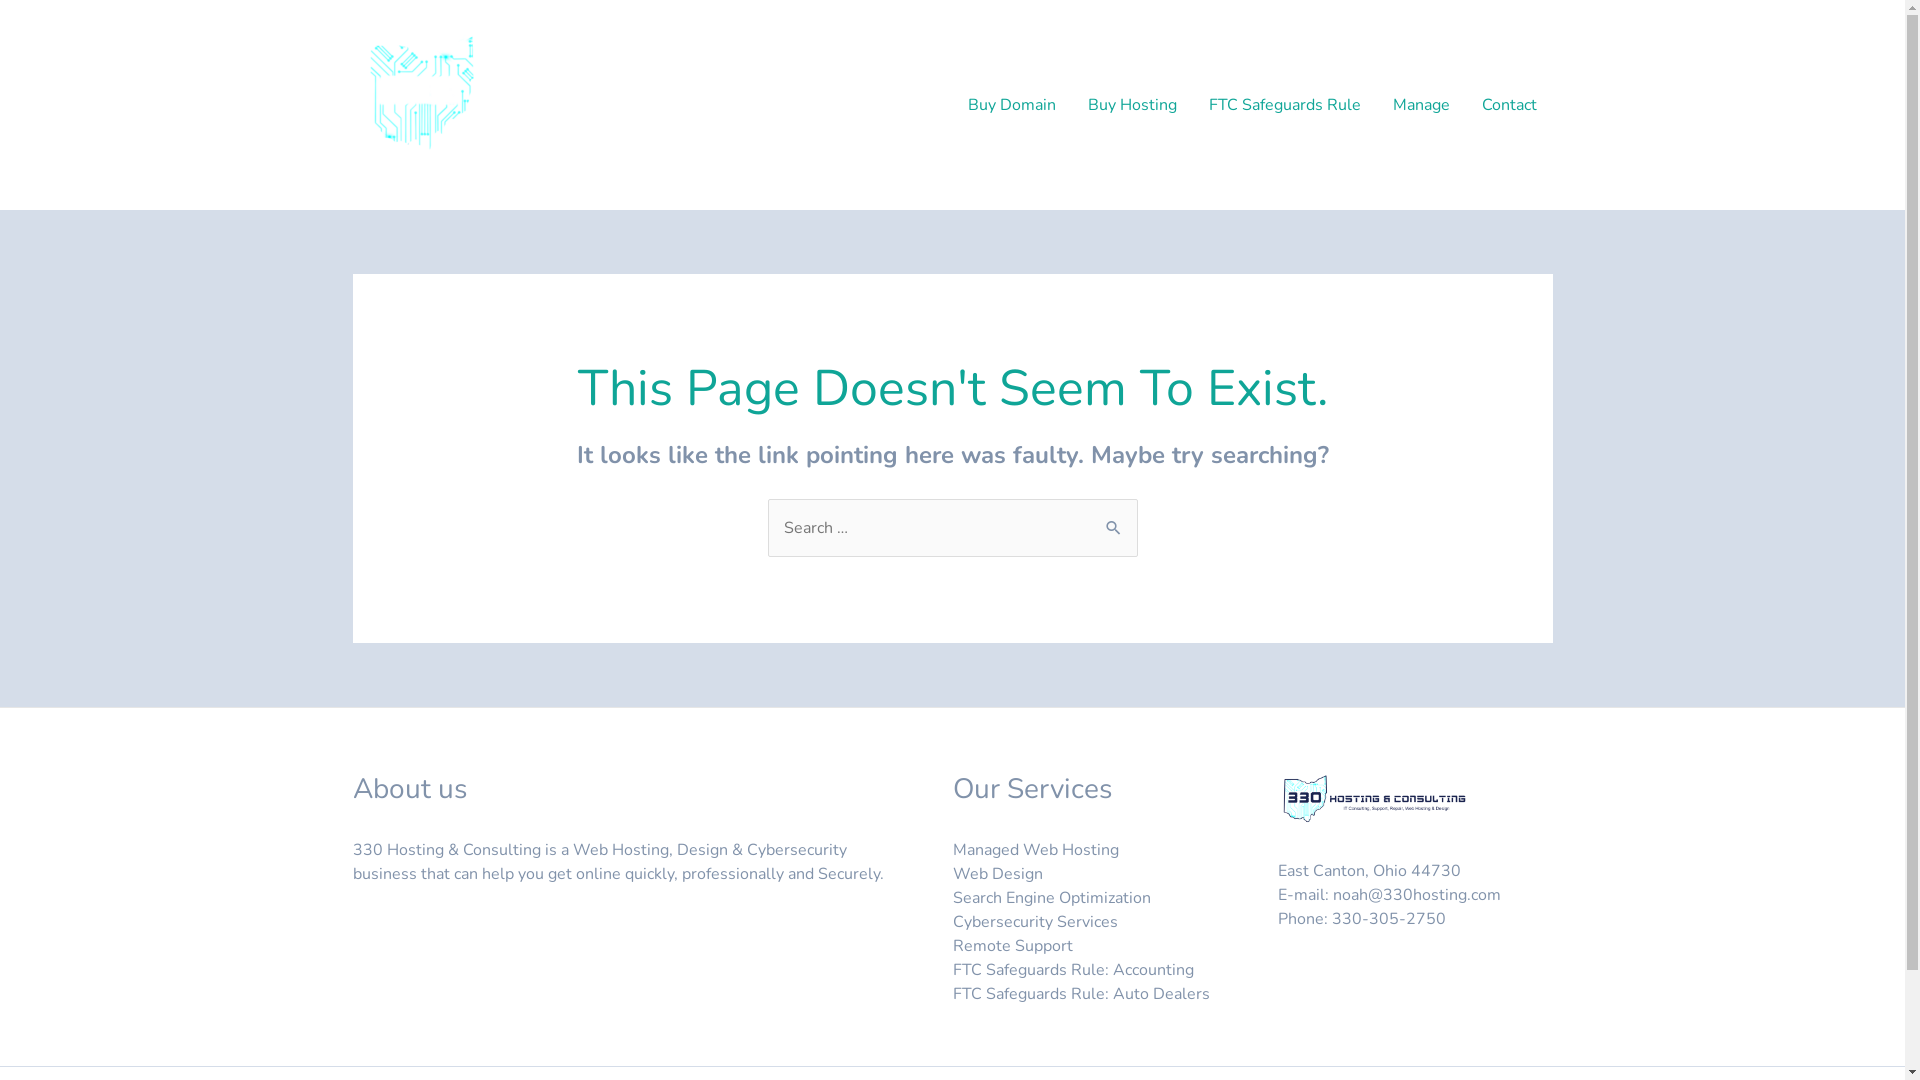 Image resolution: width=1920 pixels, height=1080 pixels. Describe the element at coordinates (950, 945) in the screenshot. I see `'Remote Support'` at that location.